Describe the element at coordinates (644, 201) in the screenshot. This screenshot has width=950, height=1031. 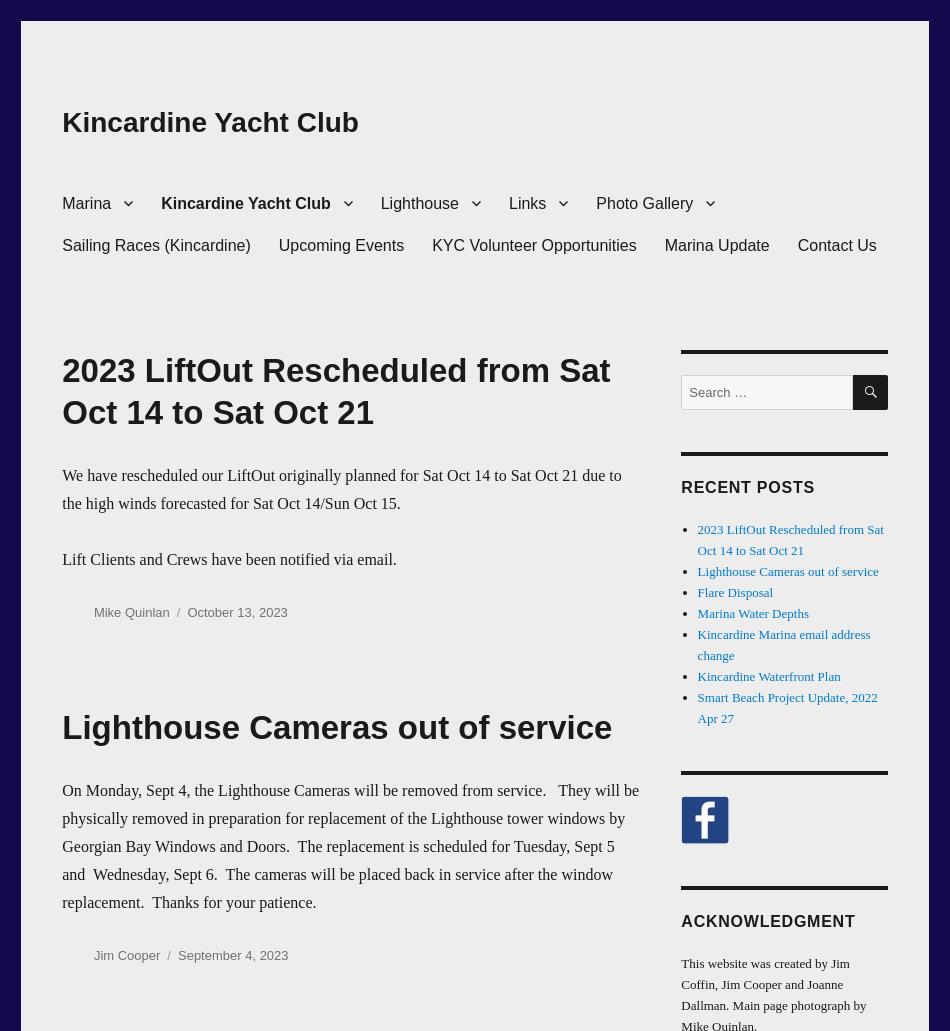
I see `'Photo Gallery'` at that location.